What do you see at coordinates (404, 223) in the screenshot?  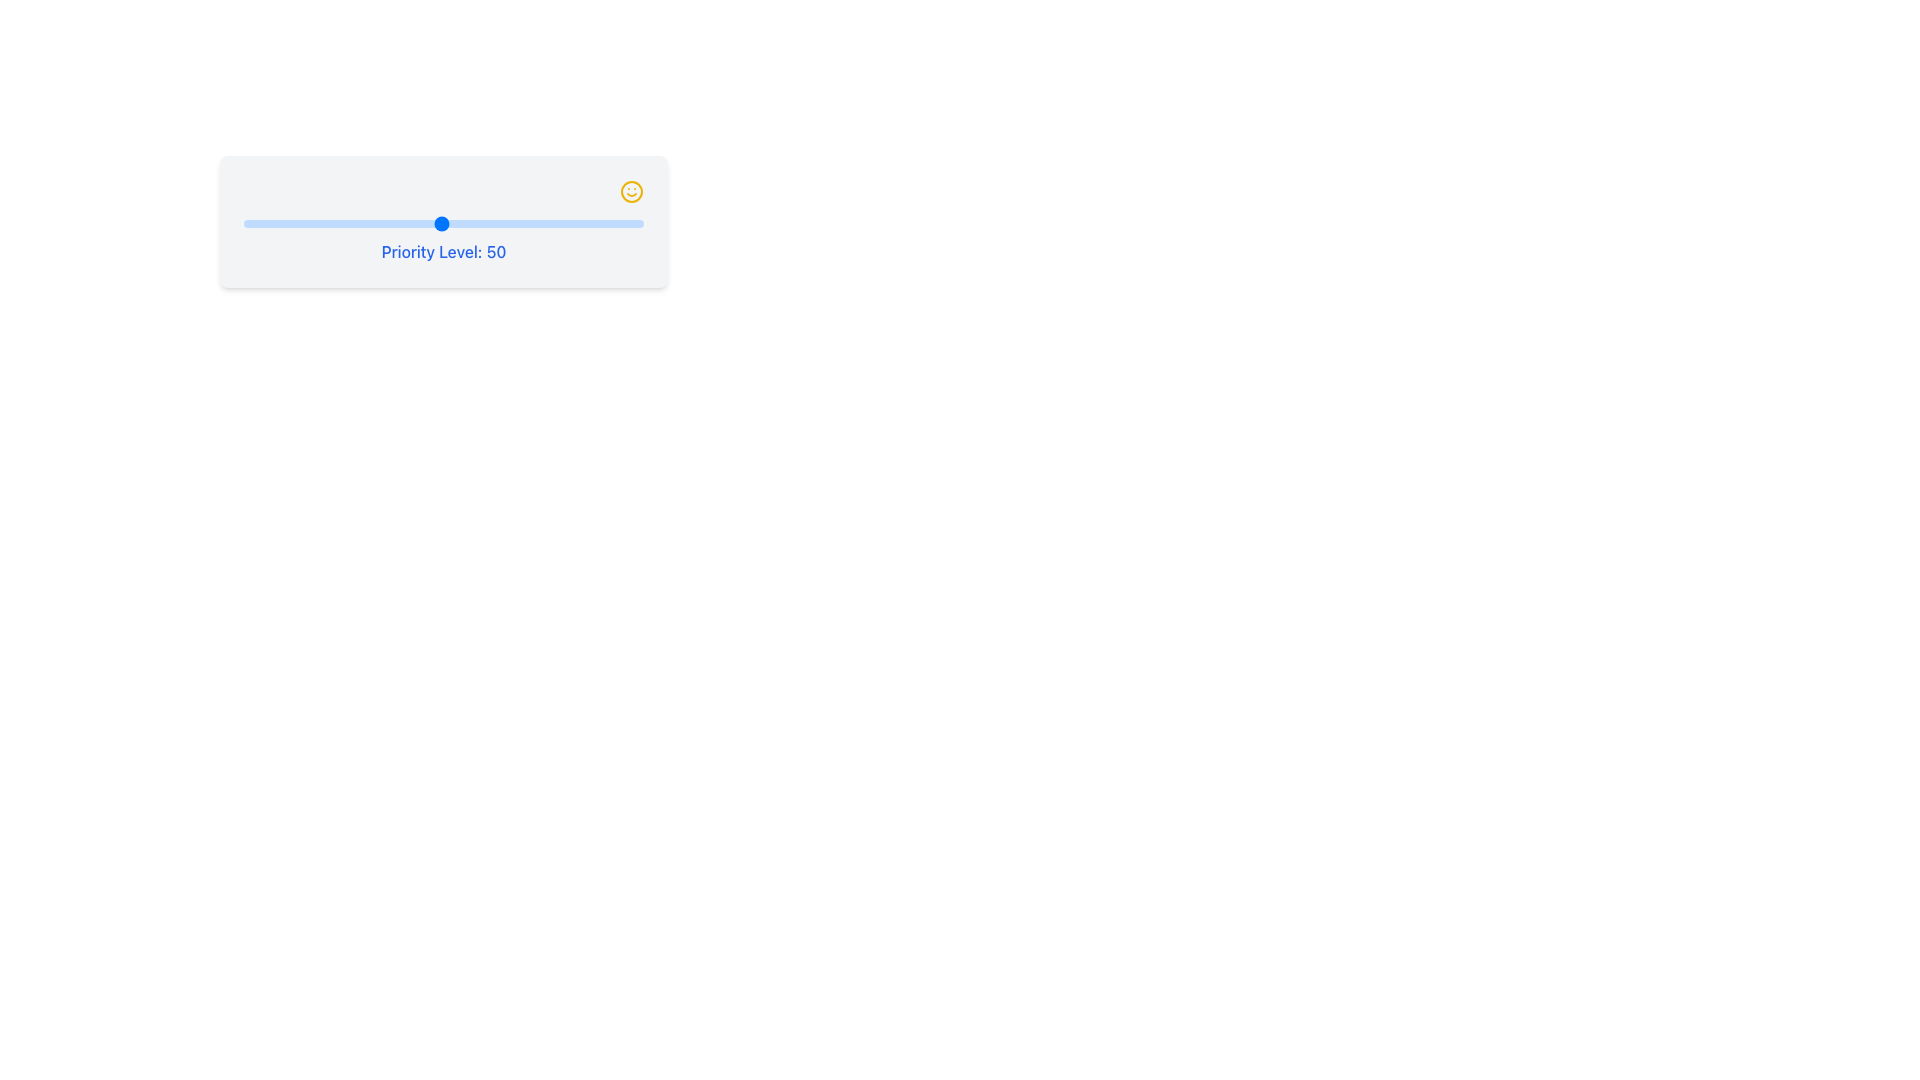 I see `priority level` at bounding box center [404, 223].